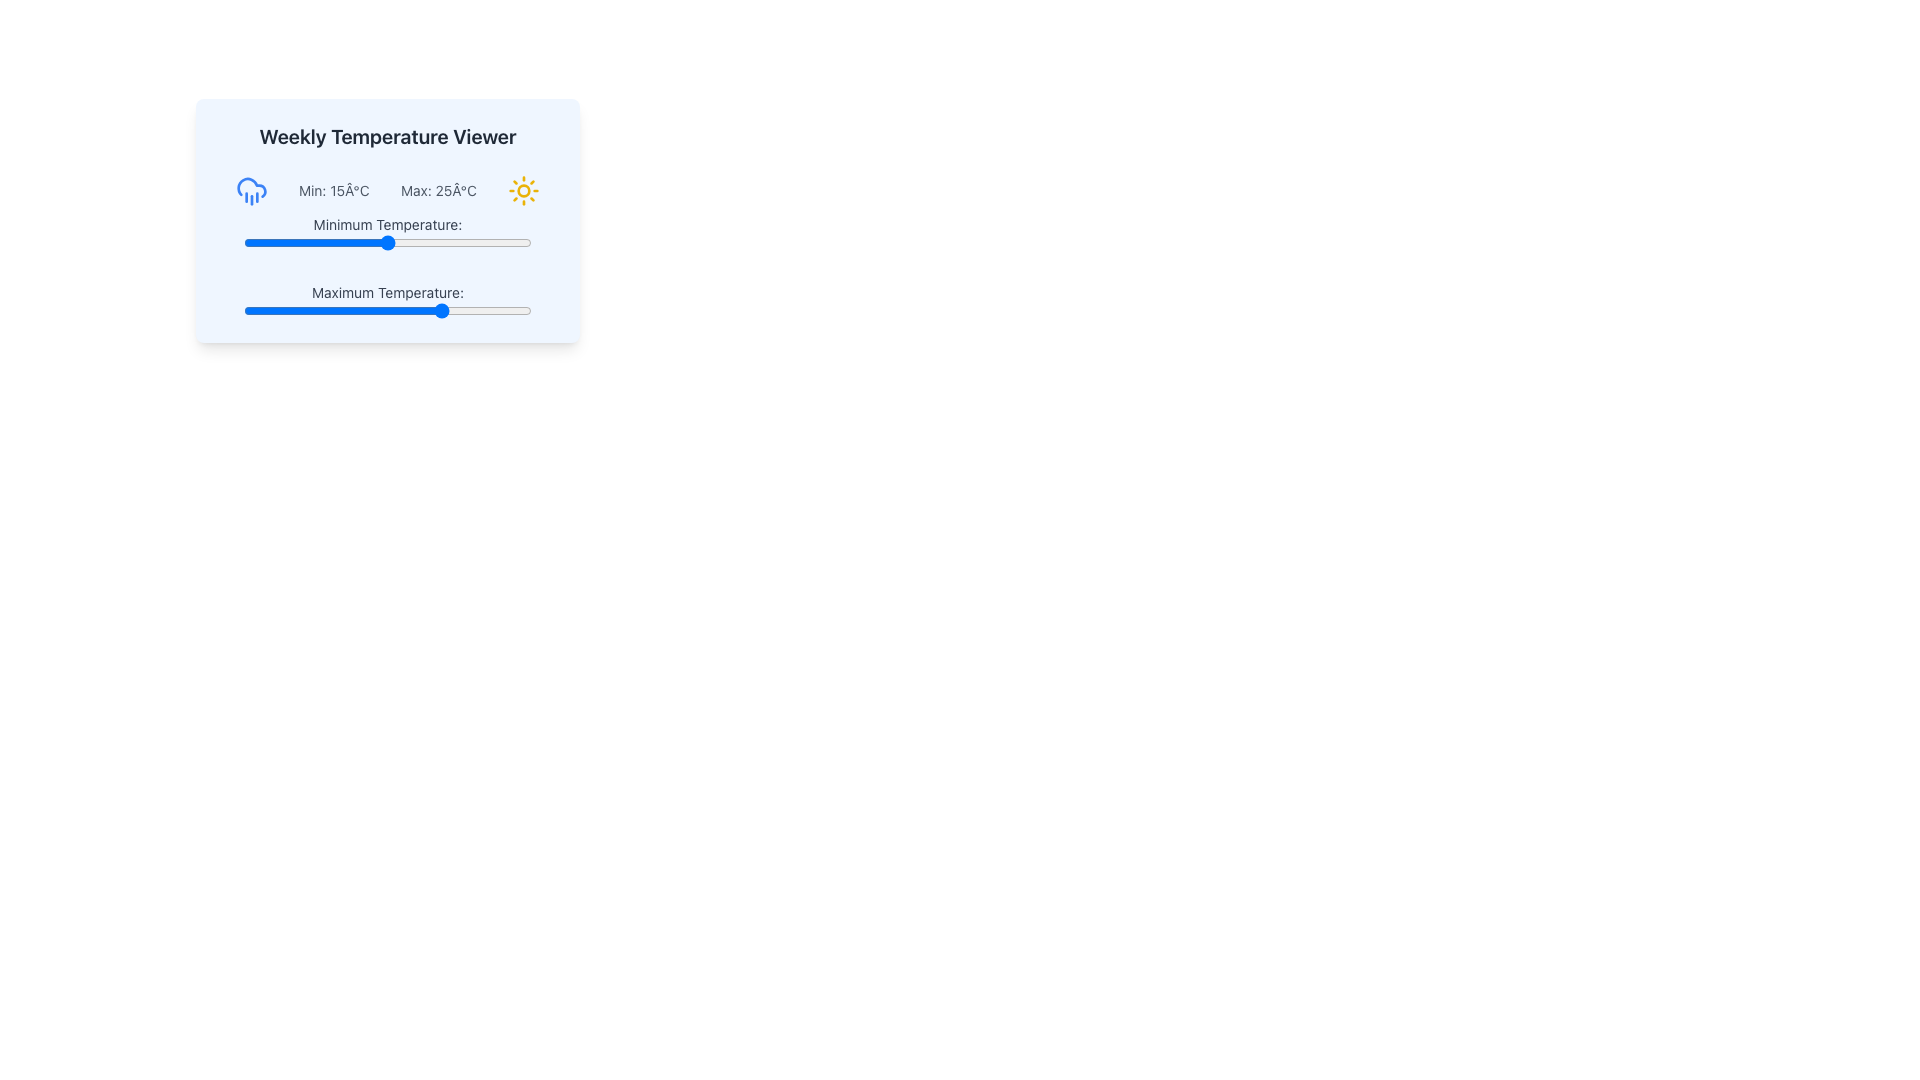 The image size is (1920, 1080). I want to click on the maximum temperature, so click(312, 311).